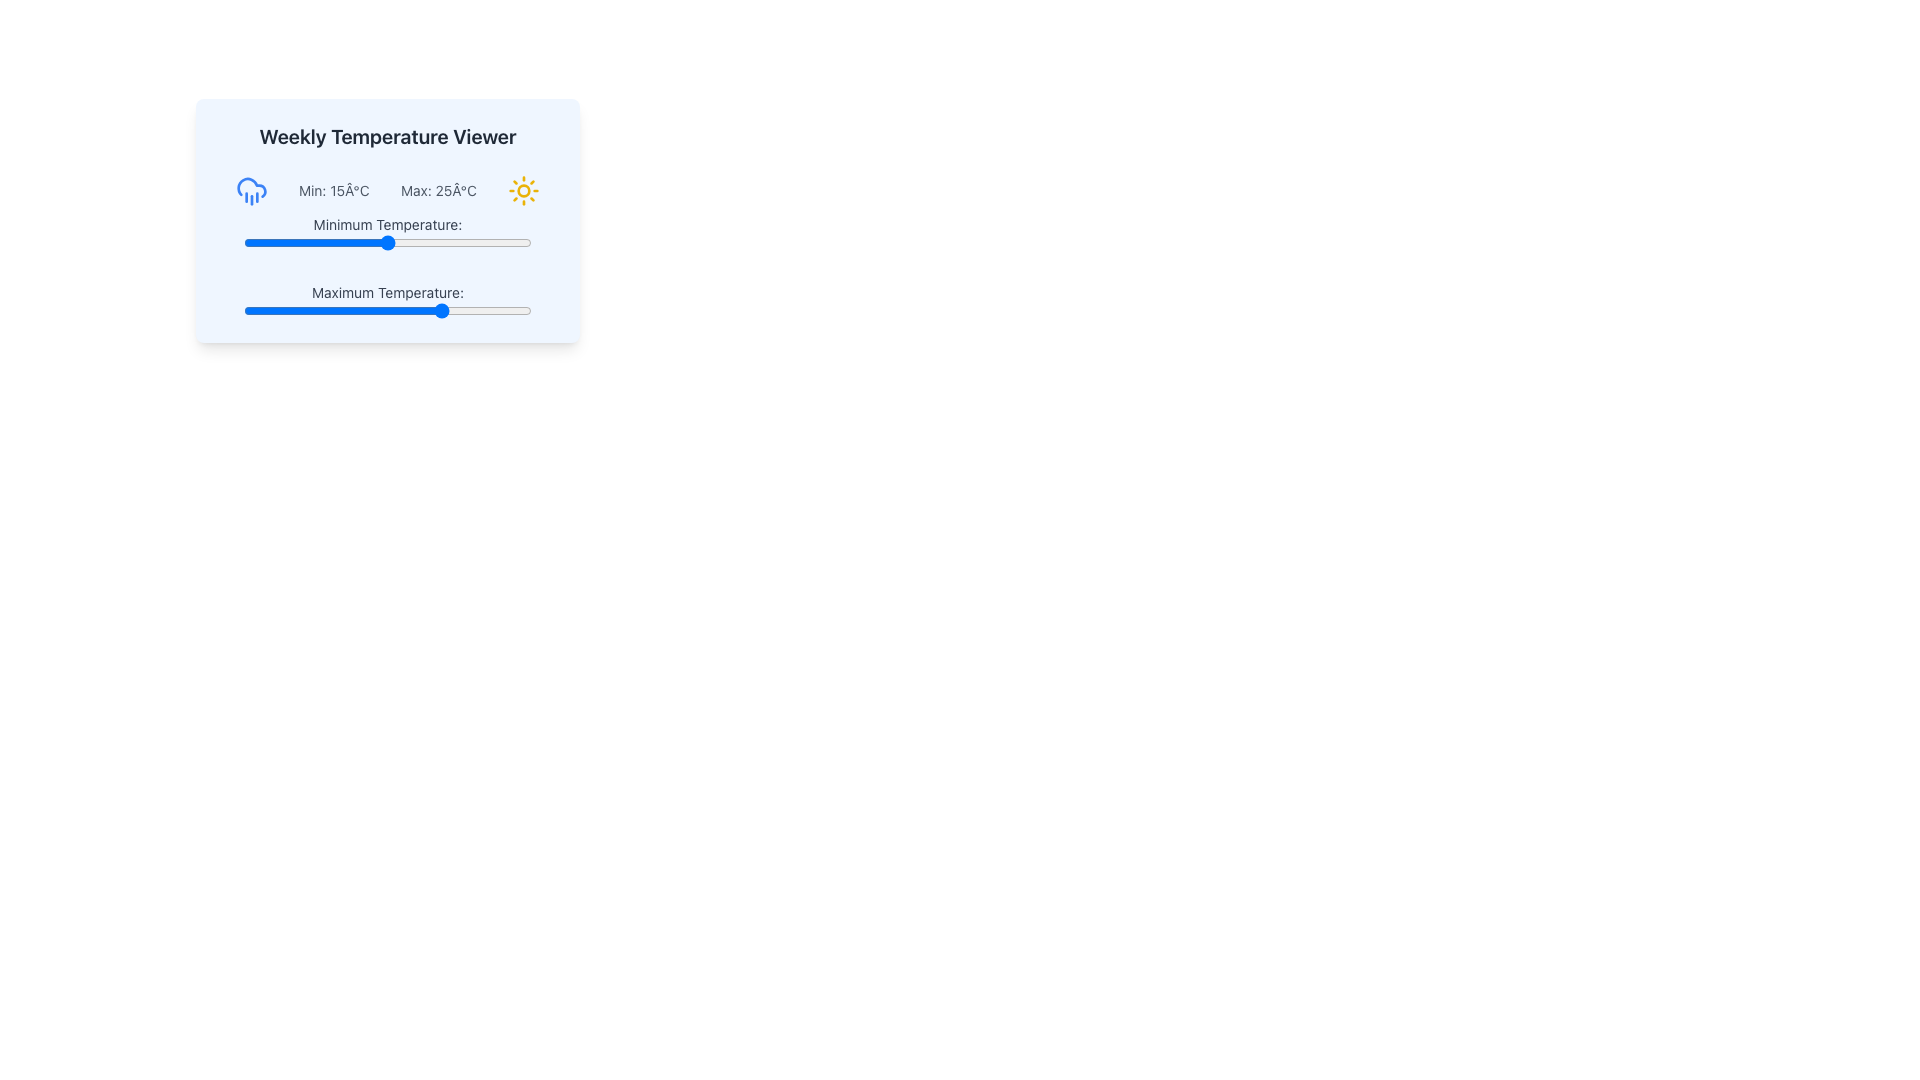 The image size is (1920, 1080). I want to click on the maximum temperature, so click(312, 311).